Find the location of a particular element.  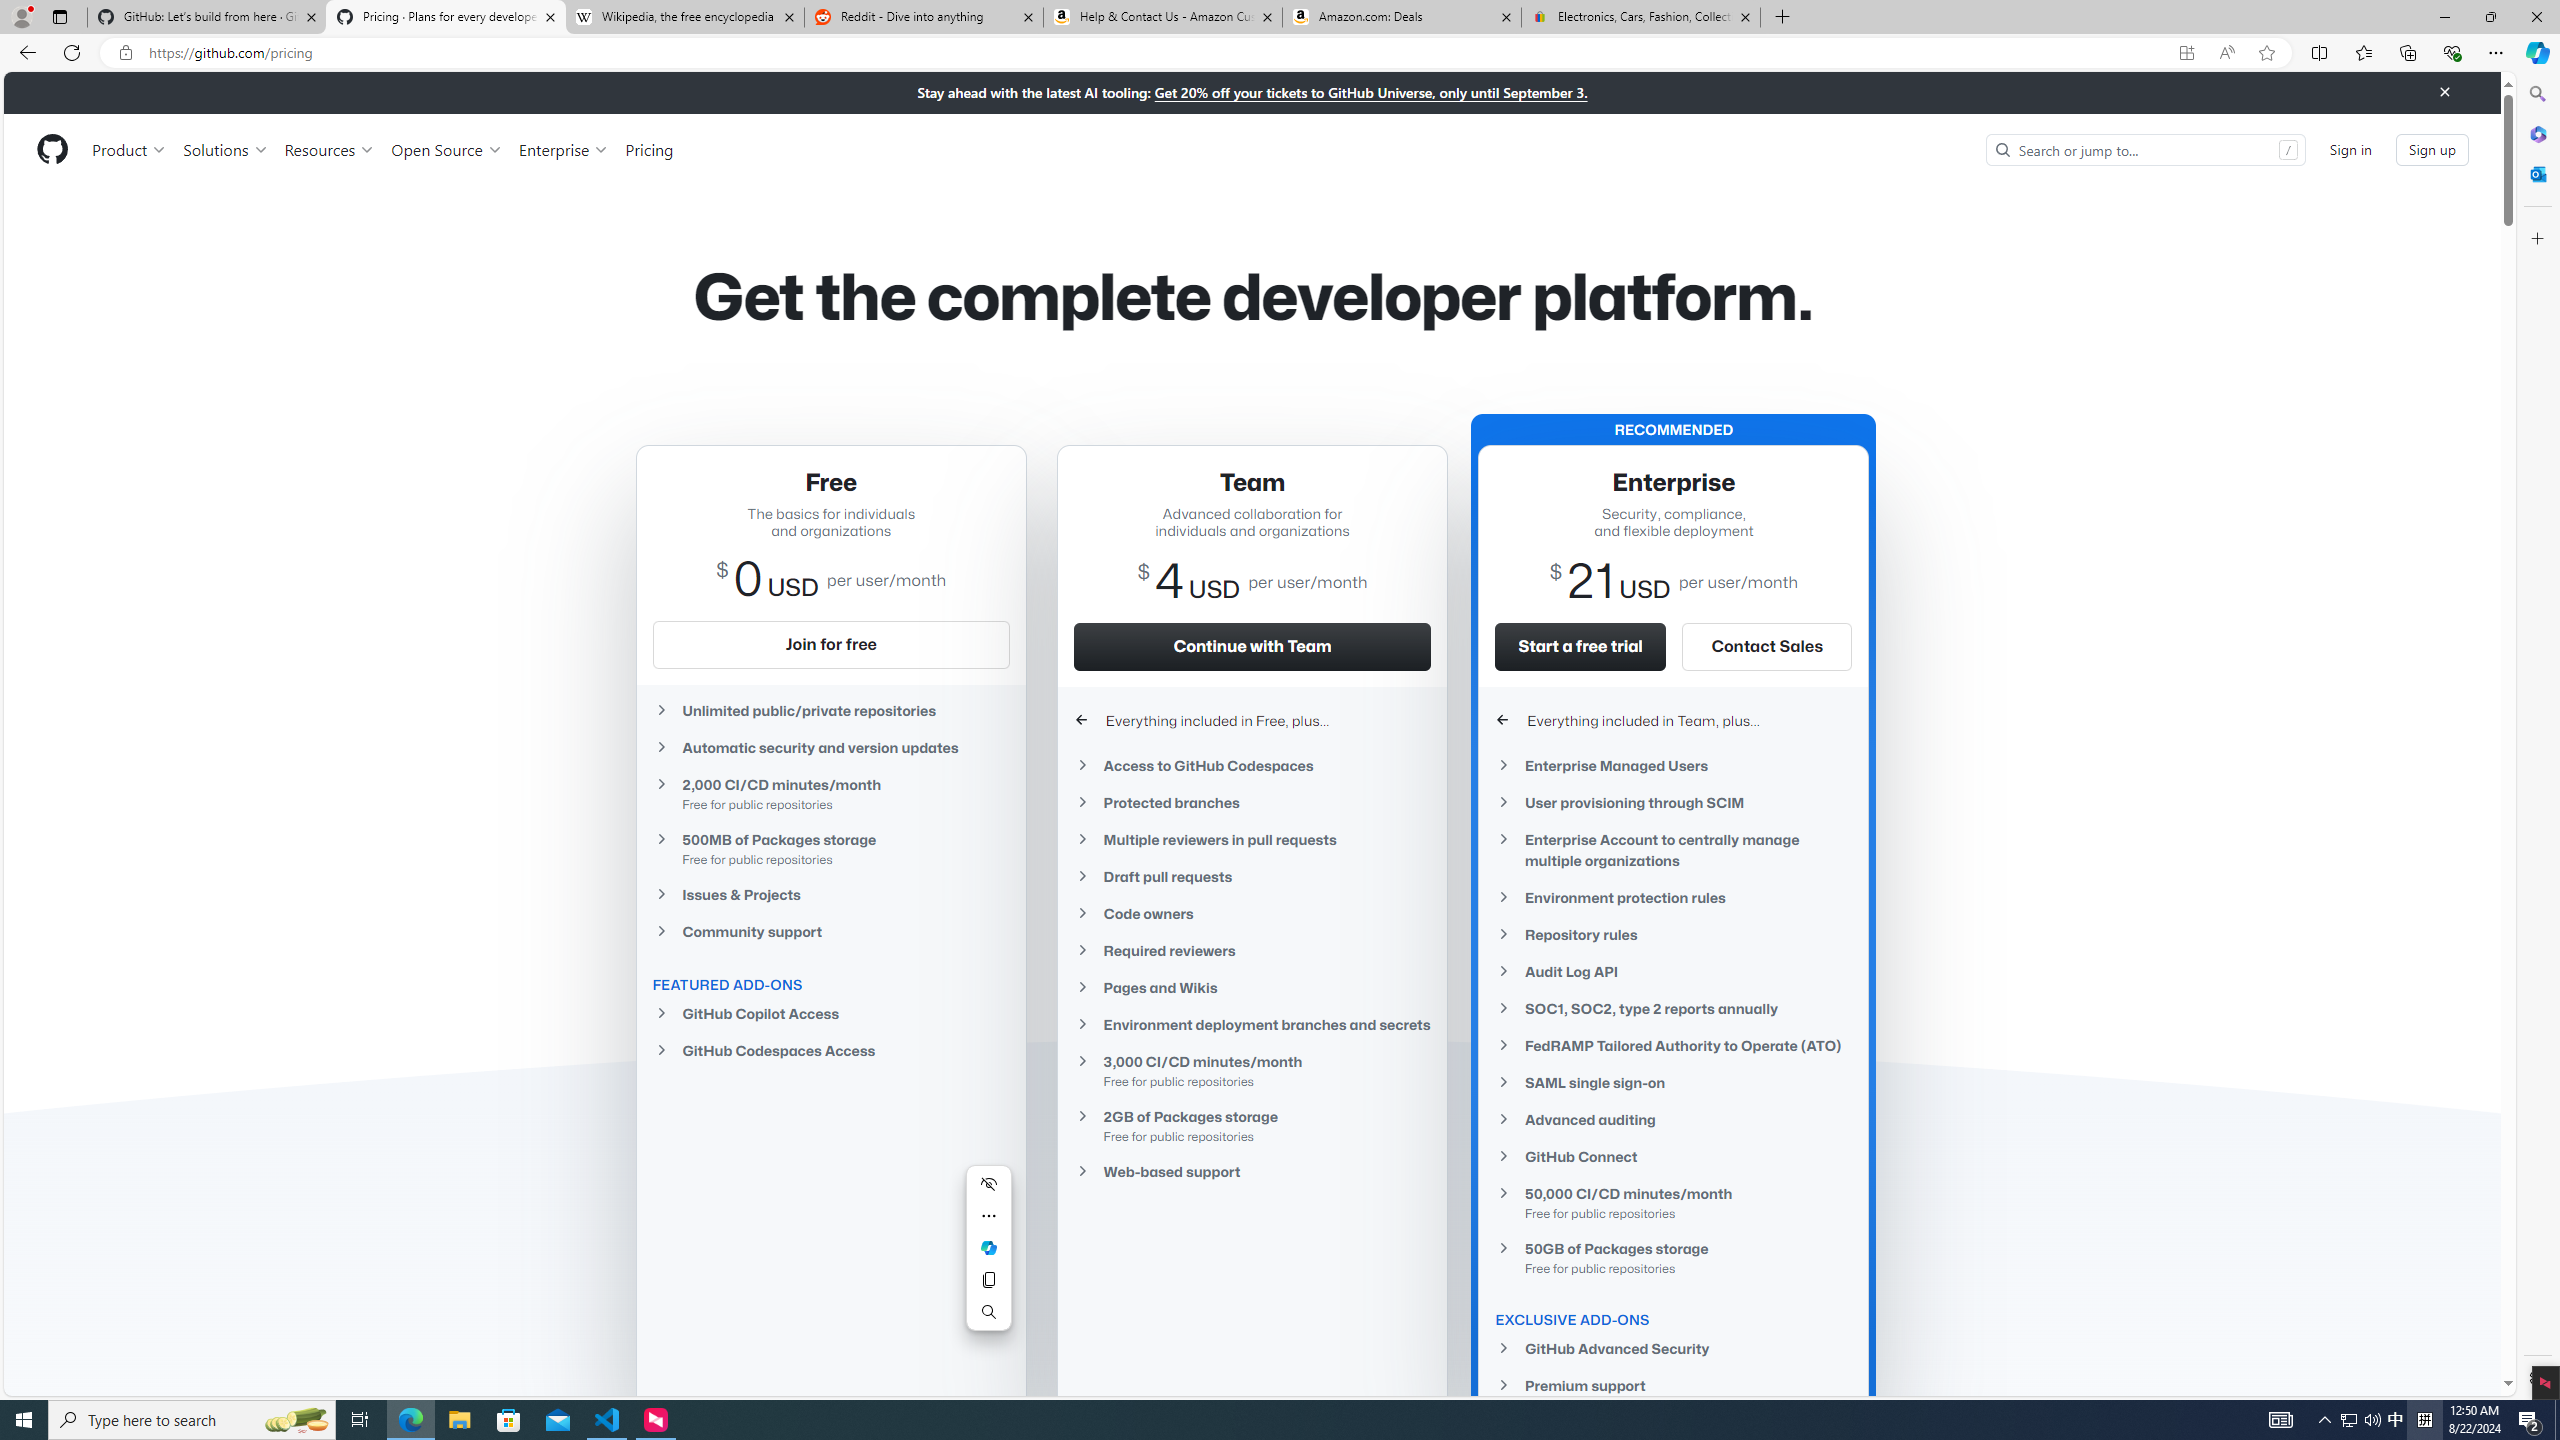

'2,000 CI/CD minutes/month Free for public repositories' is located at coordinates (831, 793).